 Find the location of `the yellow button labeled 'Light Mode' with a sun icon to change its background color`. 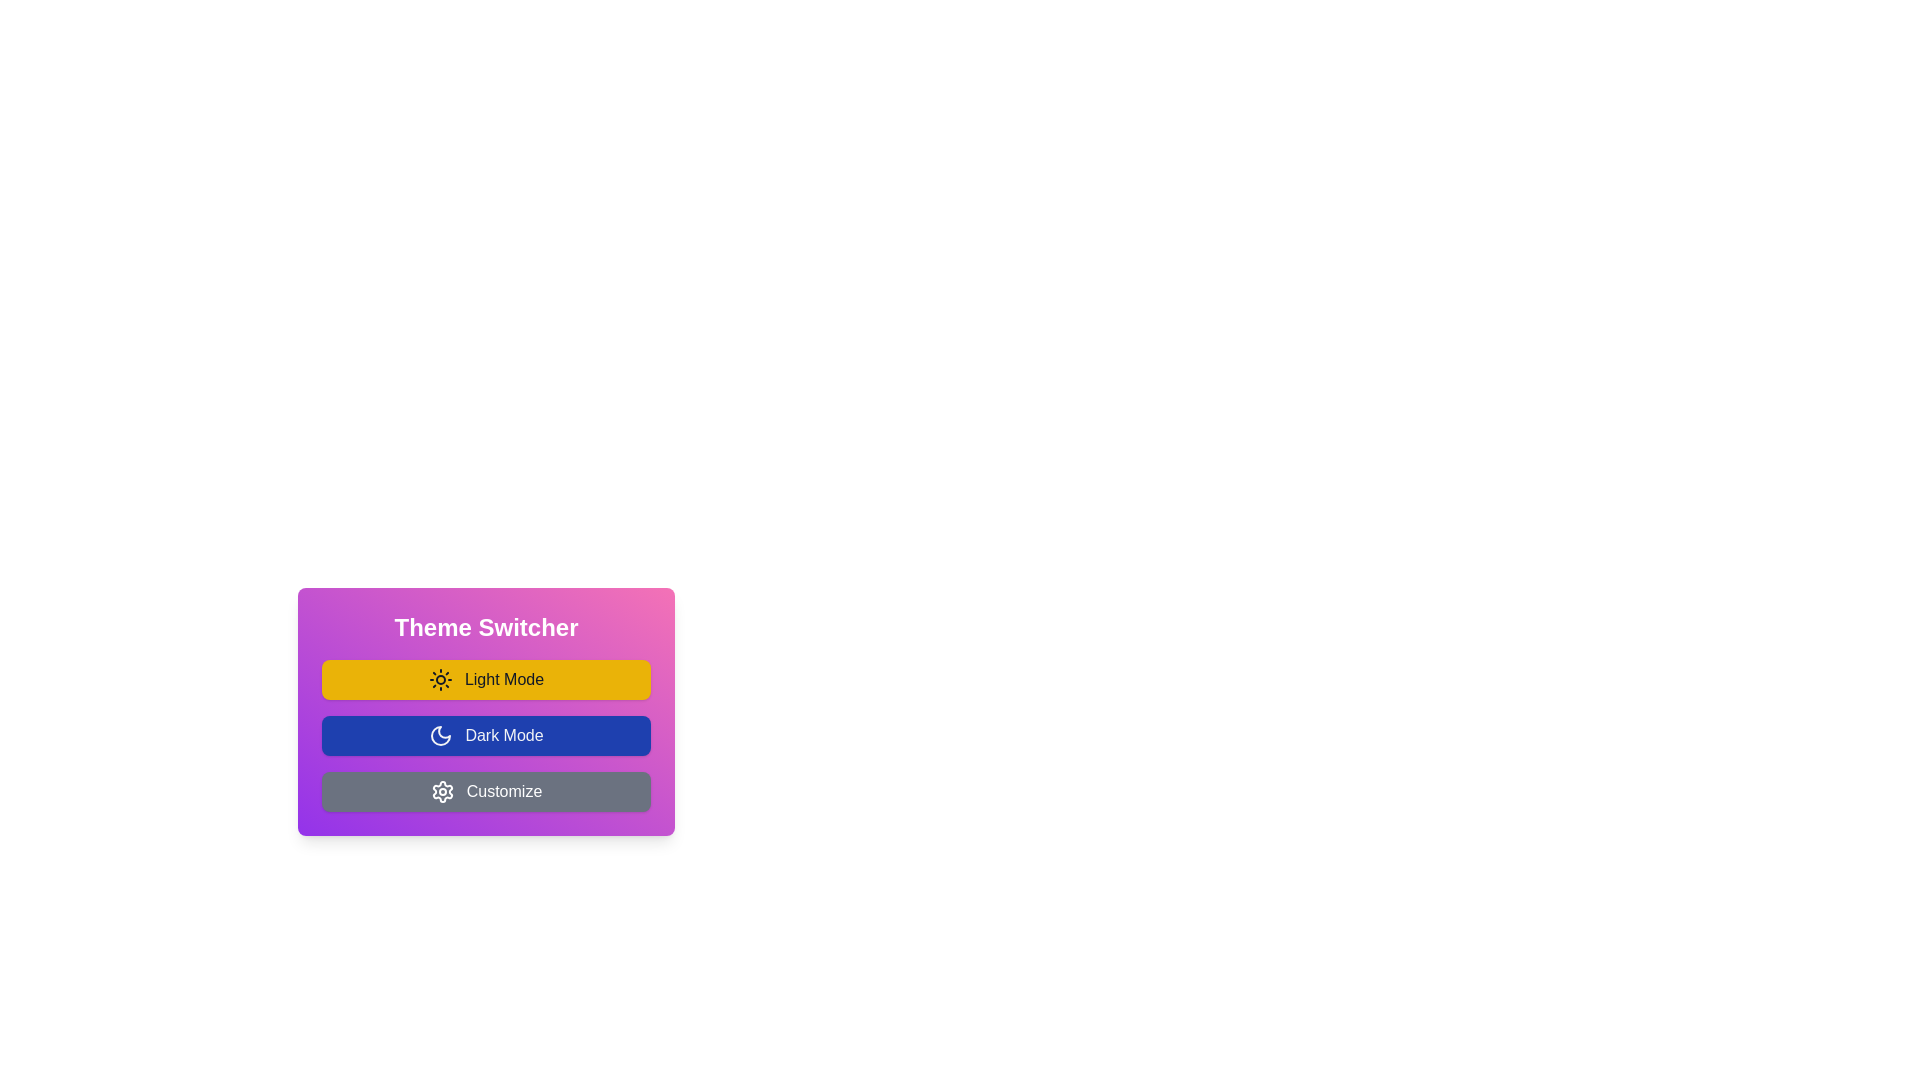

the yellow button labeled 'Light Mode' with a sun icon to change its background color is located at coordinates (486, 678).